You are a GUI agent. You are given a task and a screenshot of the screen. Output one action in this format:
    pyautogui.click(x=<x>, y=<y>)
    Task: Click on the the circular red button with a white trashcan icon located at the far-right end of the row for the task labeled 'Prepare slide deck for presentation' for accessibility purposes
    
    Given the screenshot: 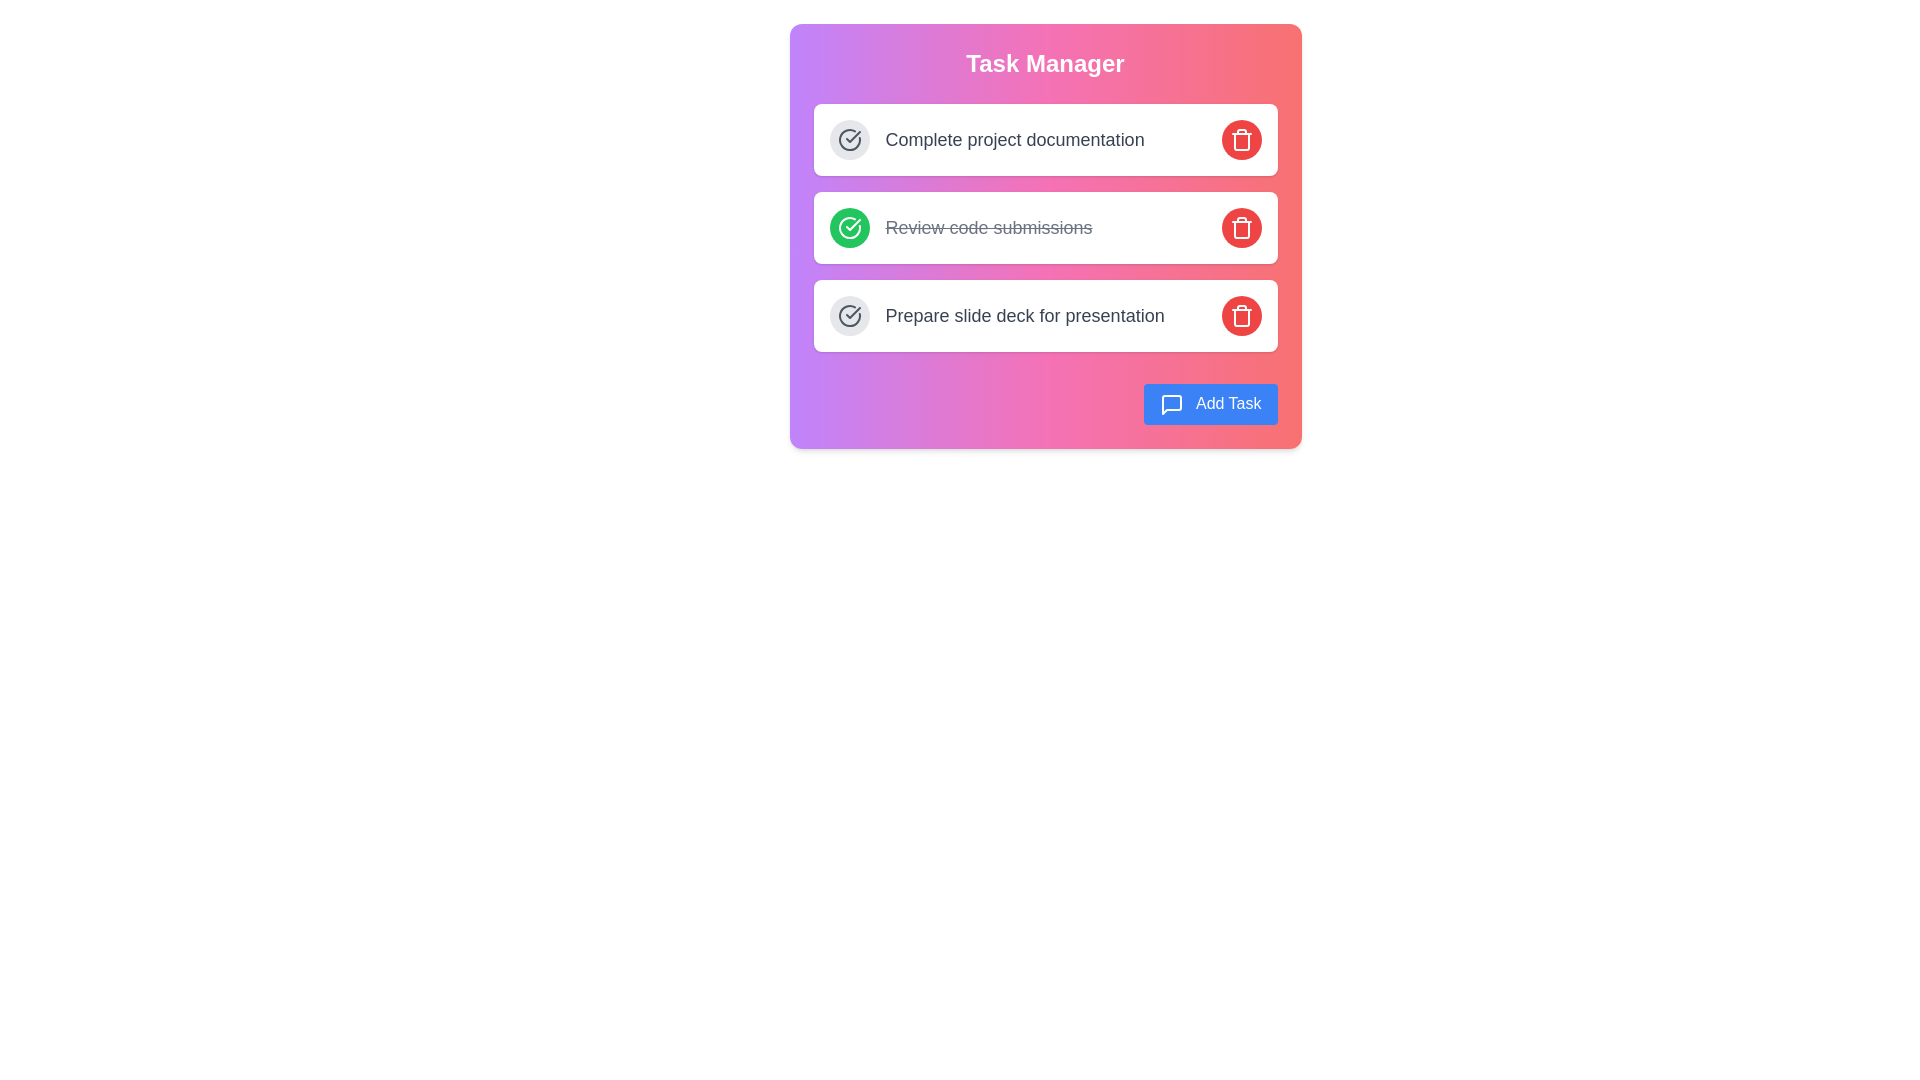 What is the action you would take?
    pyautogui.click(x=1240, y=315)
    